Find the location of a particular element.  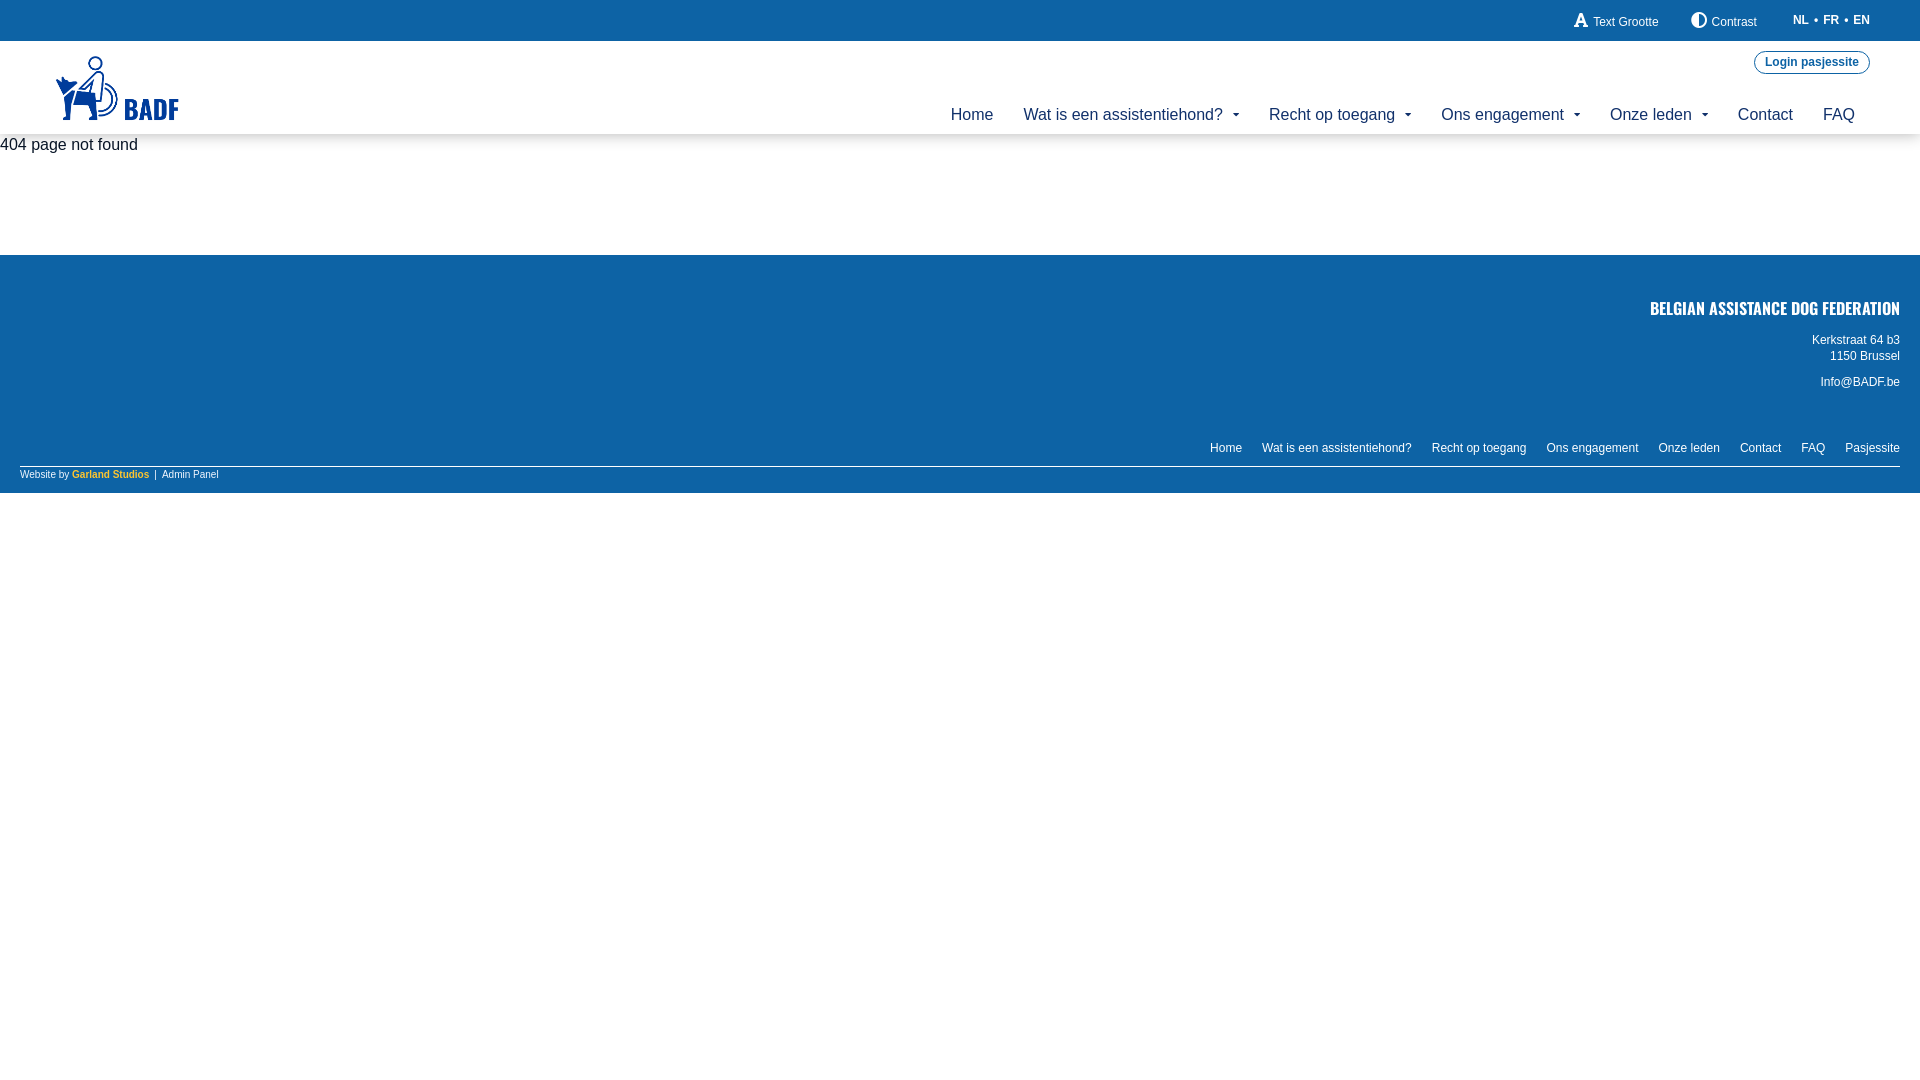

'Garland Studios' is located at coordinates (72, 474).